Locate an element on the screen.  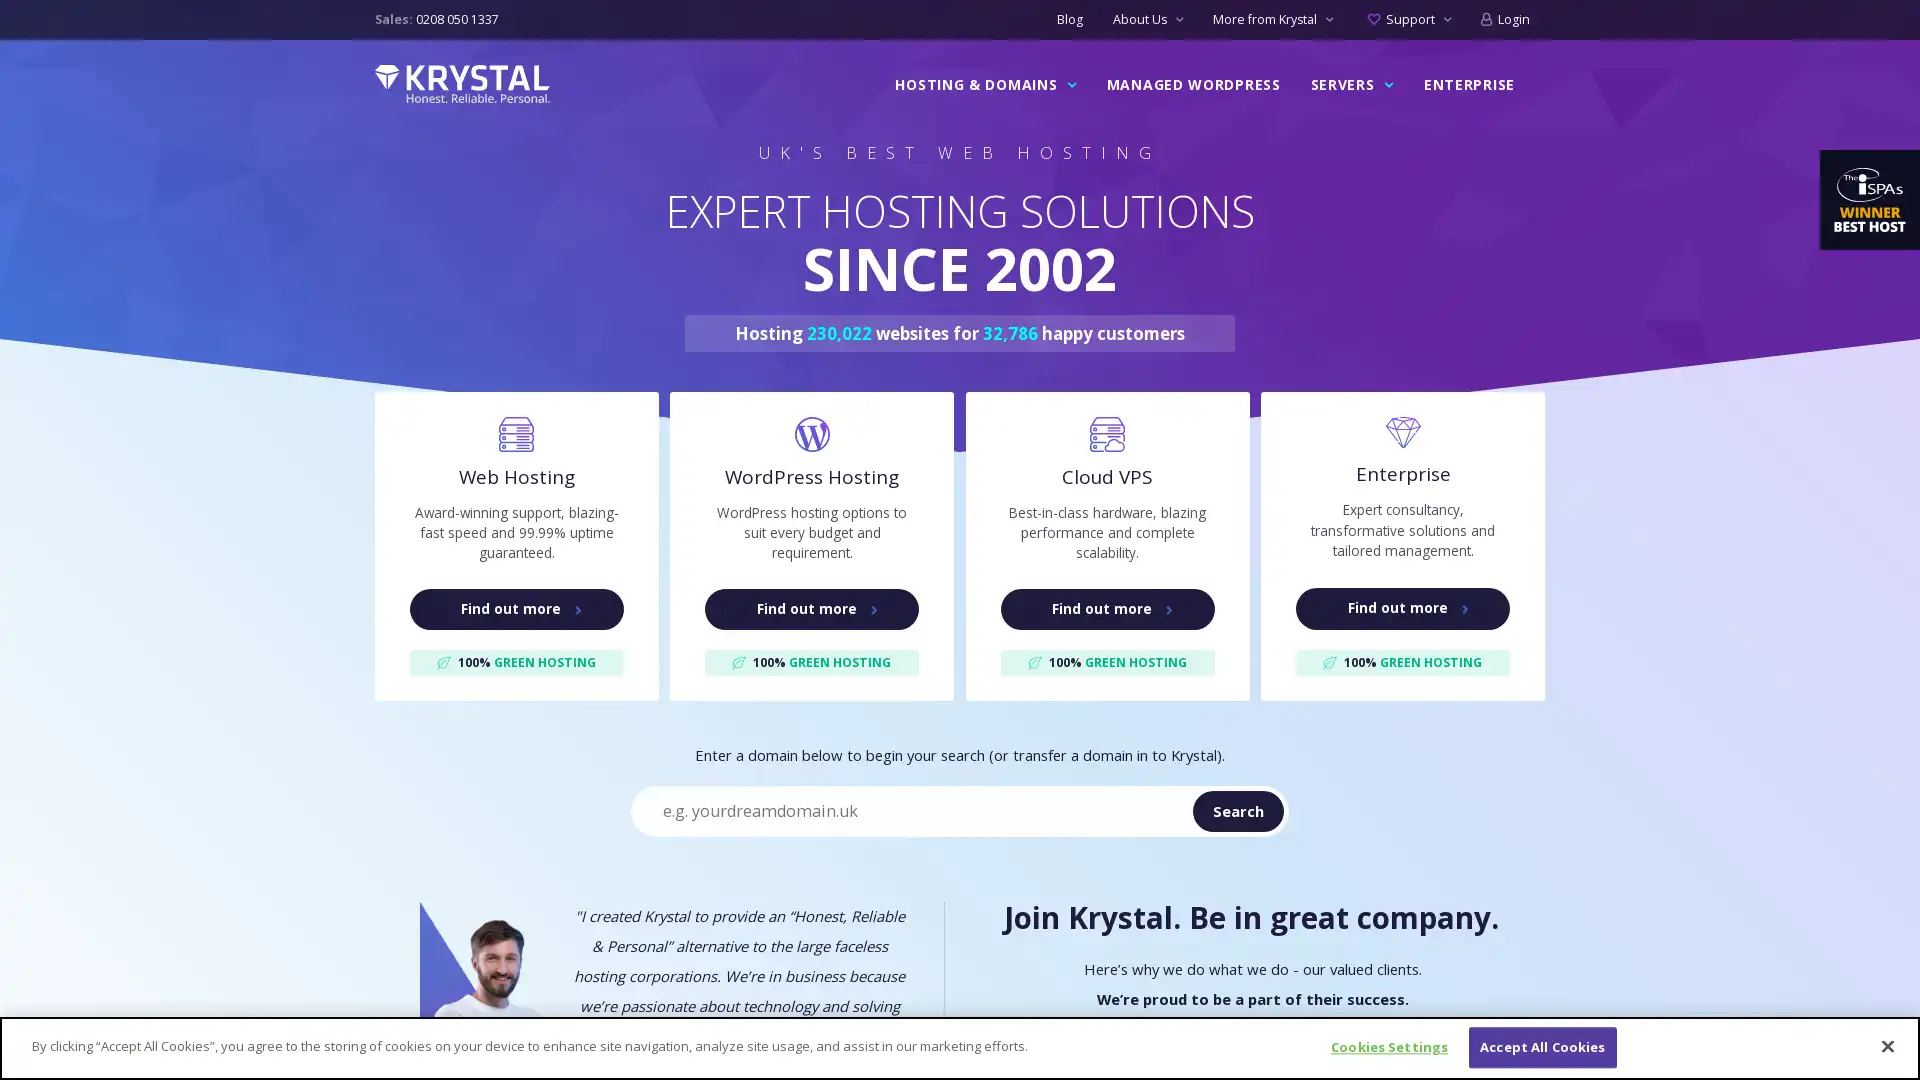
Close is located at coordinates (1886, 1044).